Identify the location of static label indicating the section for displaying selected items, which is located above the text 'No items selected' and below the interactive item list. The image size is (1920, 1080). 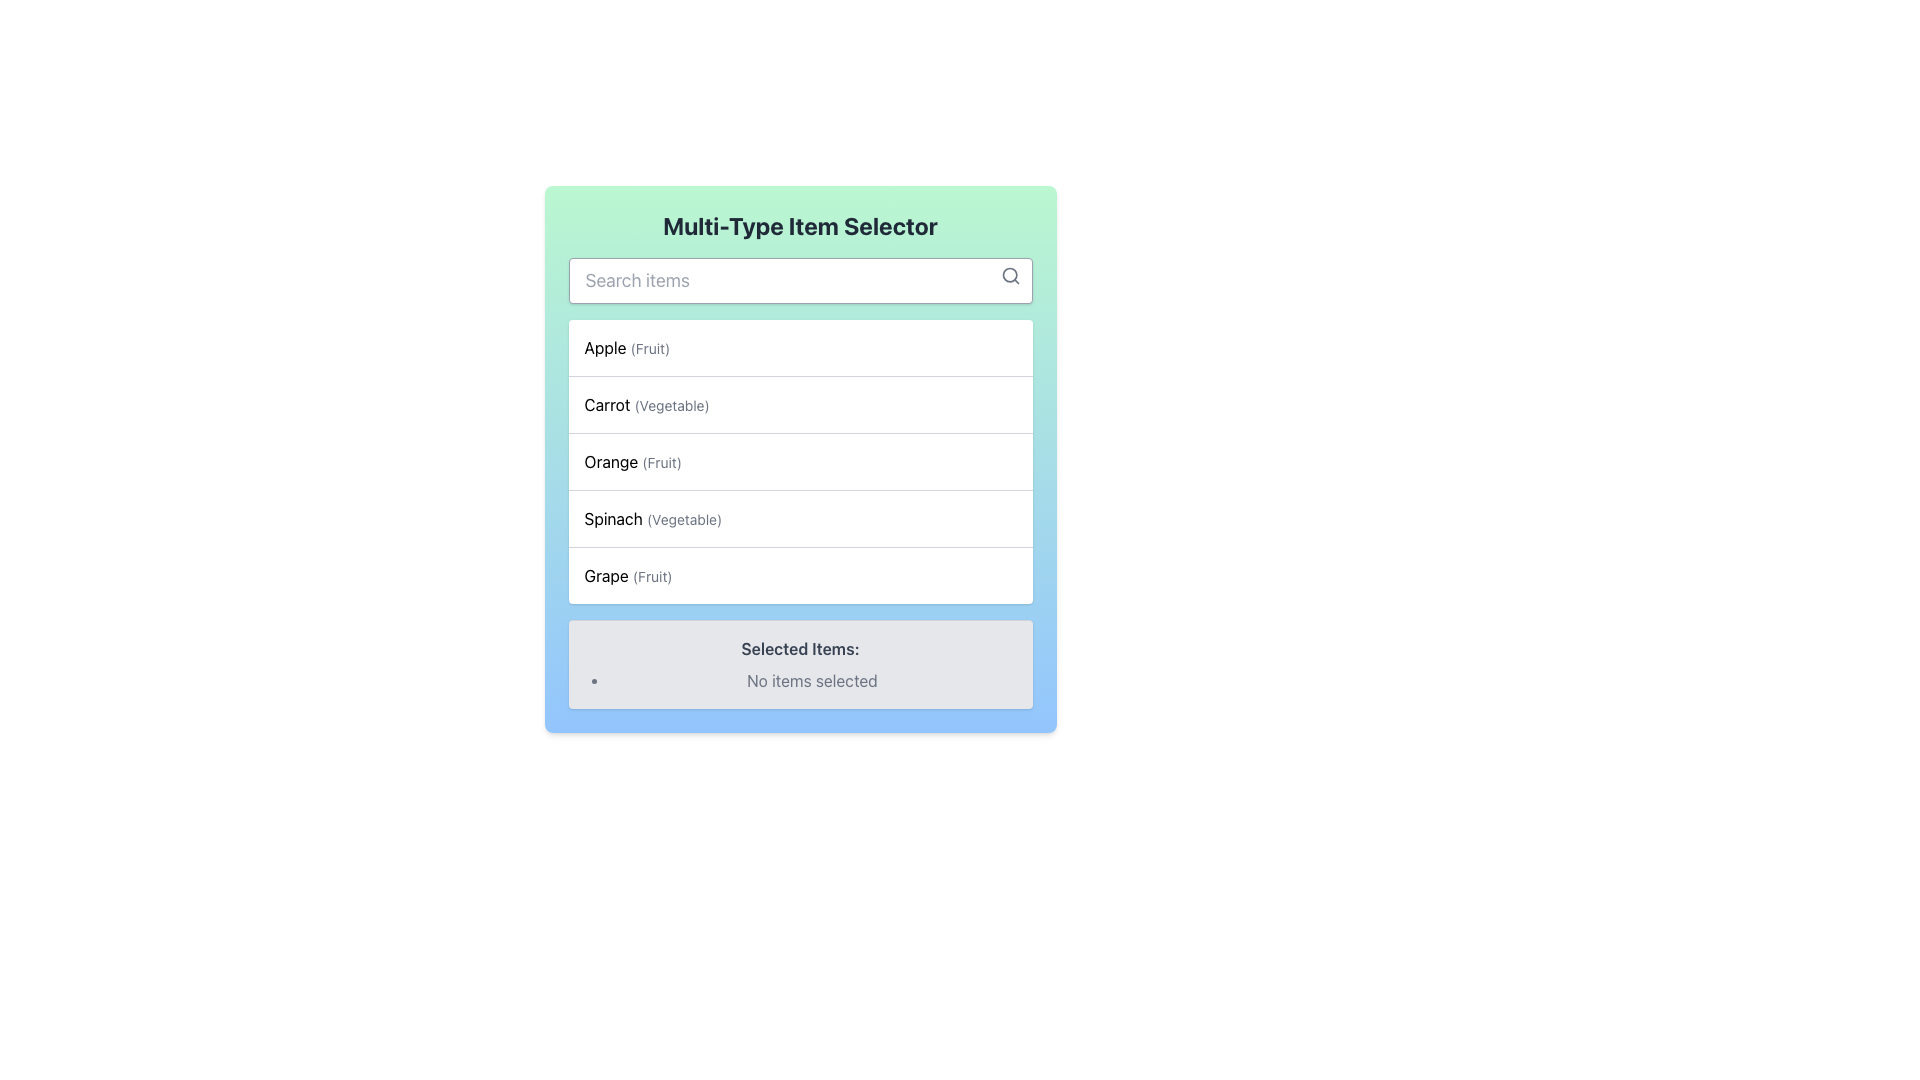
(800, 648).